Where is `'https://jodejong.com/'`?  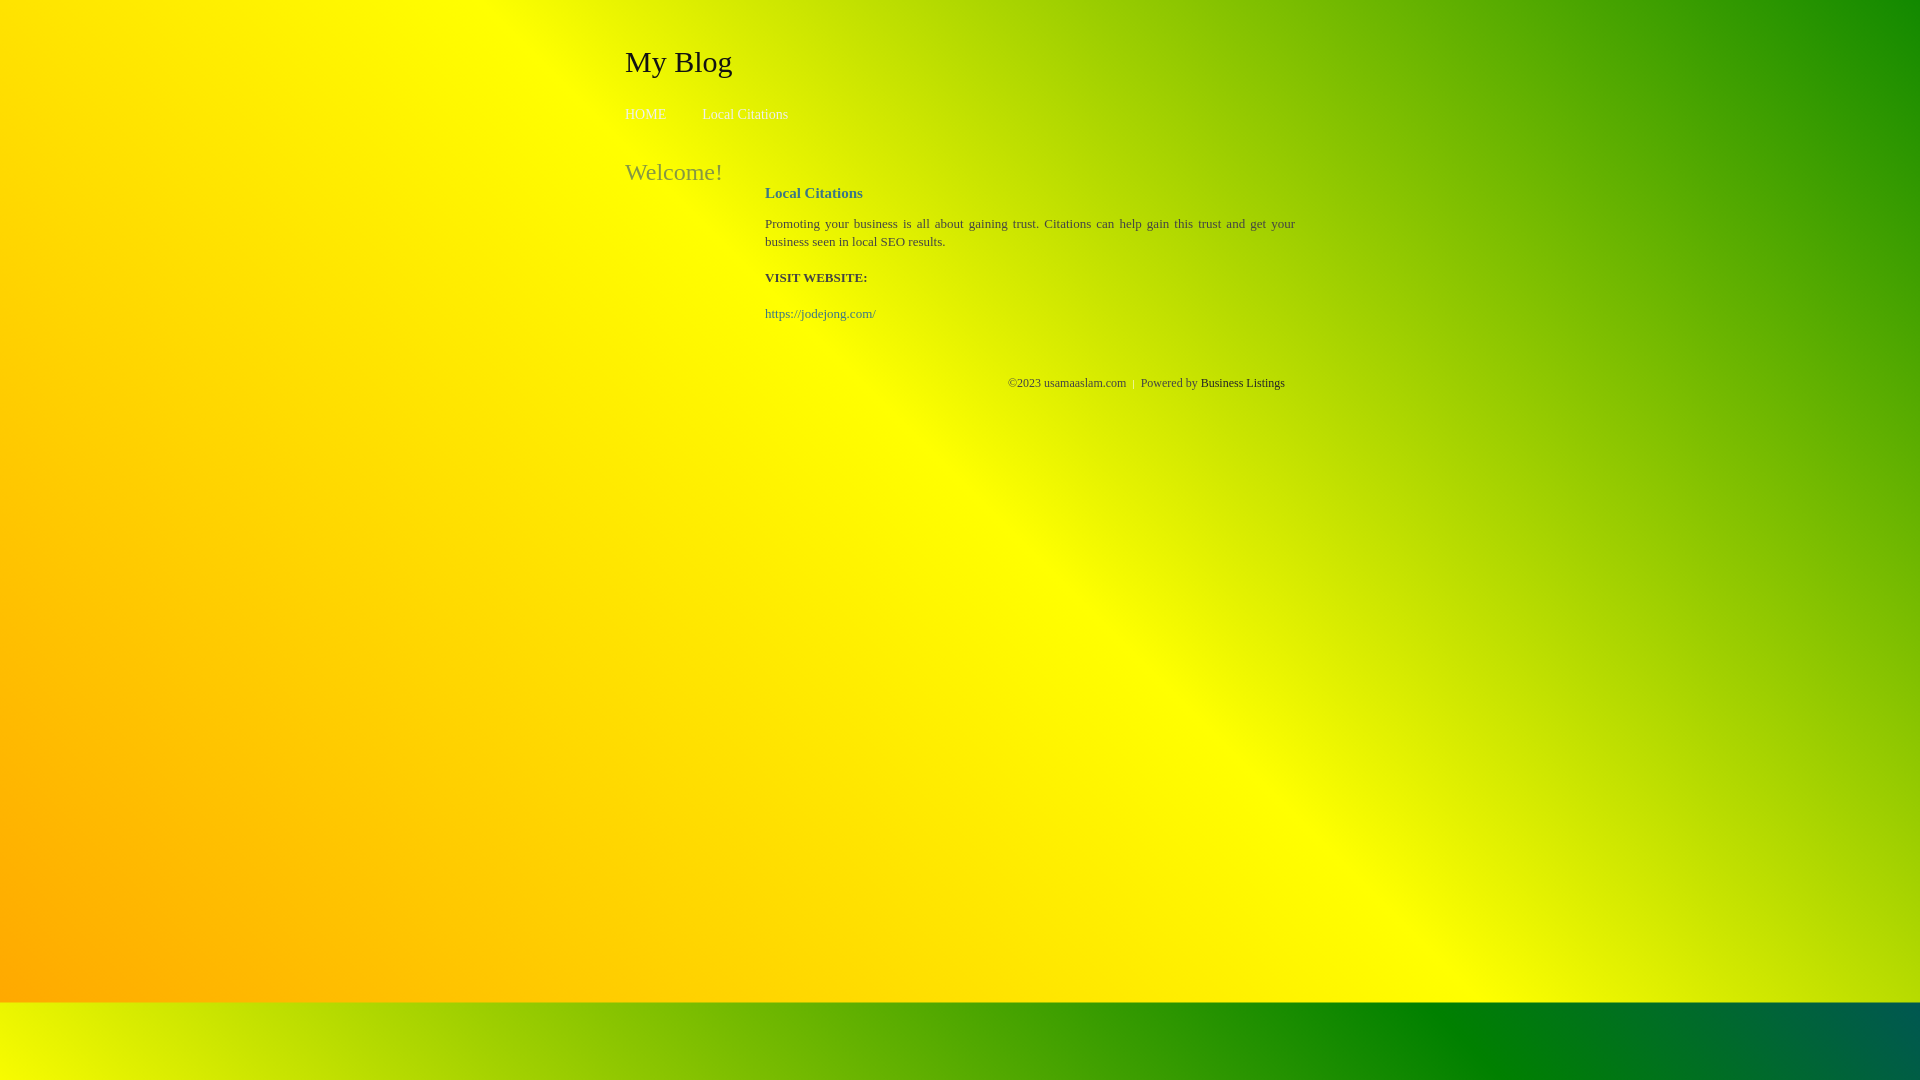
'https://jodejong.com/' is located at coordinates (820, 313).